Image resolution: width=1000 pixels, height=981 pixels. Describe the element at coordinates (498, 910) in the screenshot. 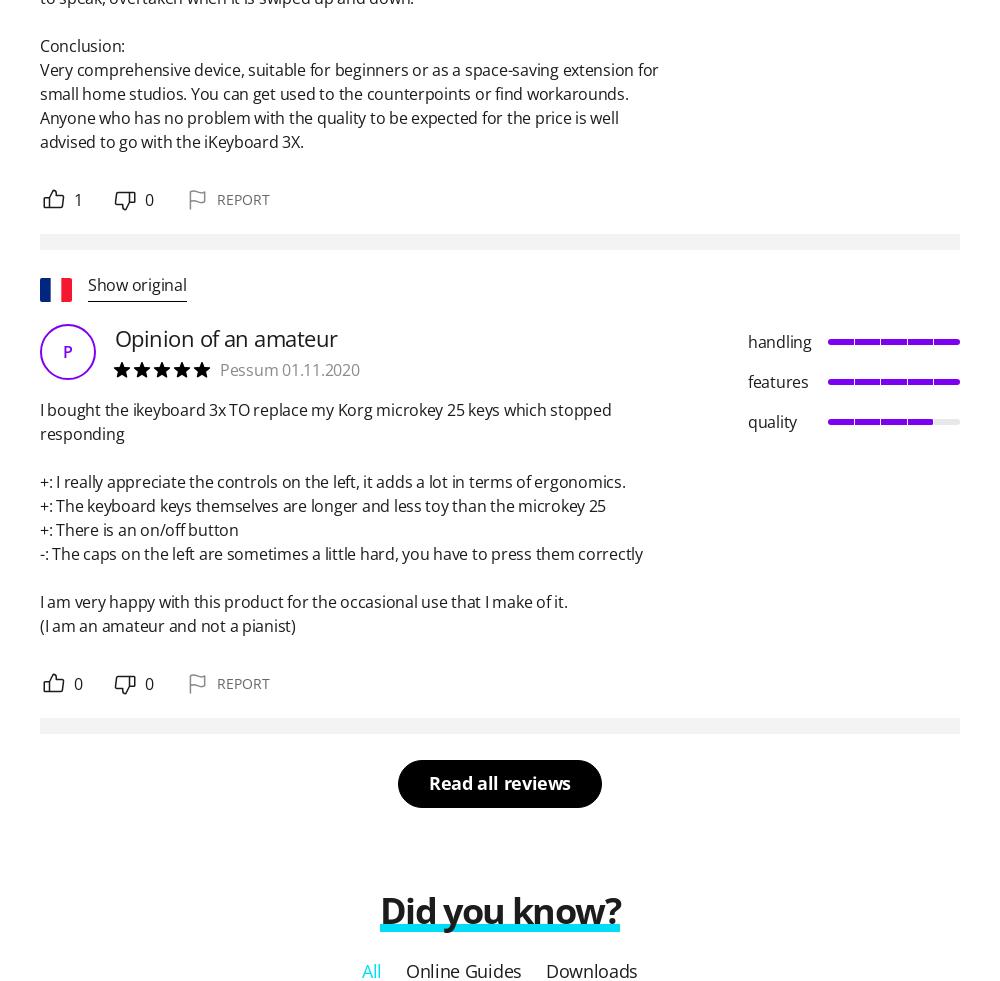

I see `'Did you know?'` at that location.